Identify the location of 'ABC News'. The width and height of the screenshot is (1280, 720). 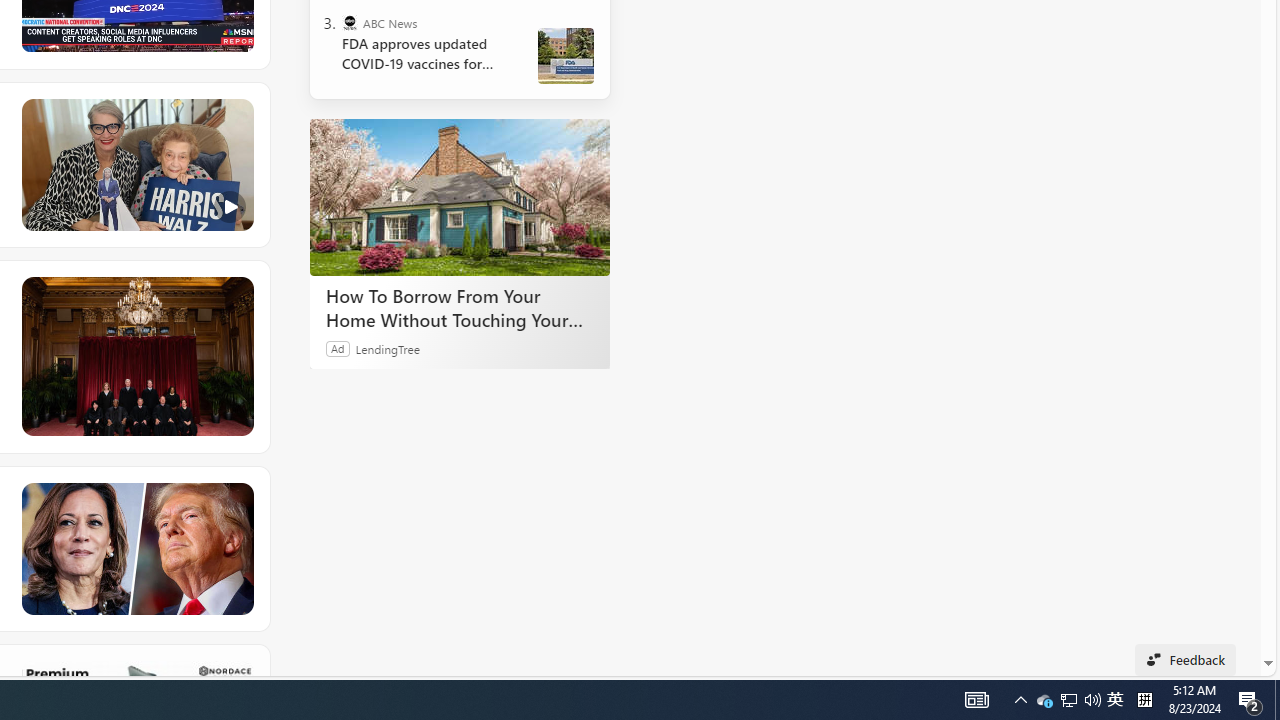
(350, 23).